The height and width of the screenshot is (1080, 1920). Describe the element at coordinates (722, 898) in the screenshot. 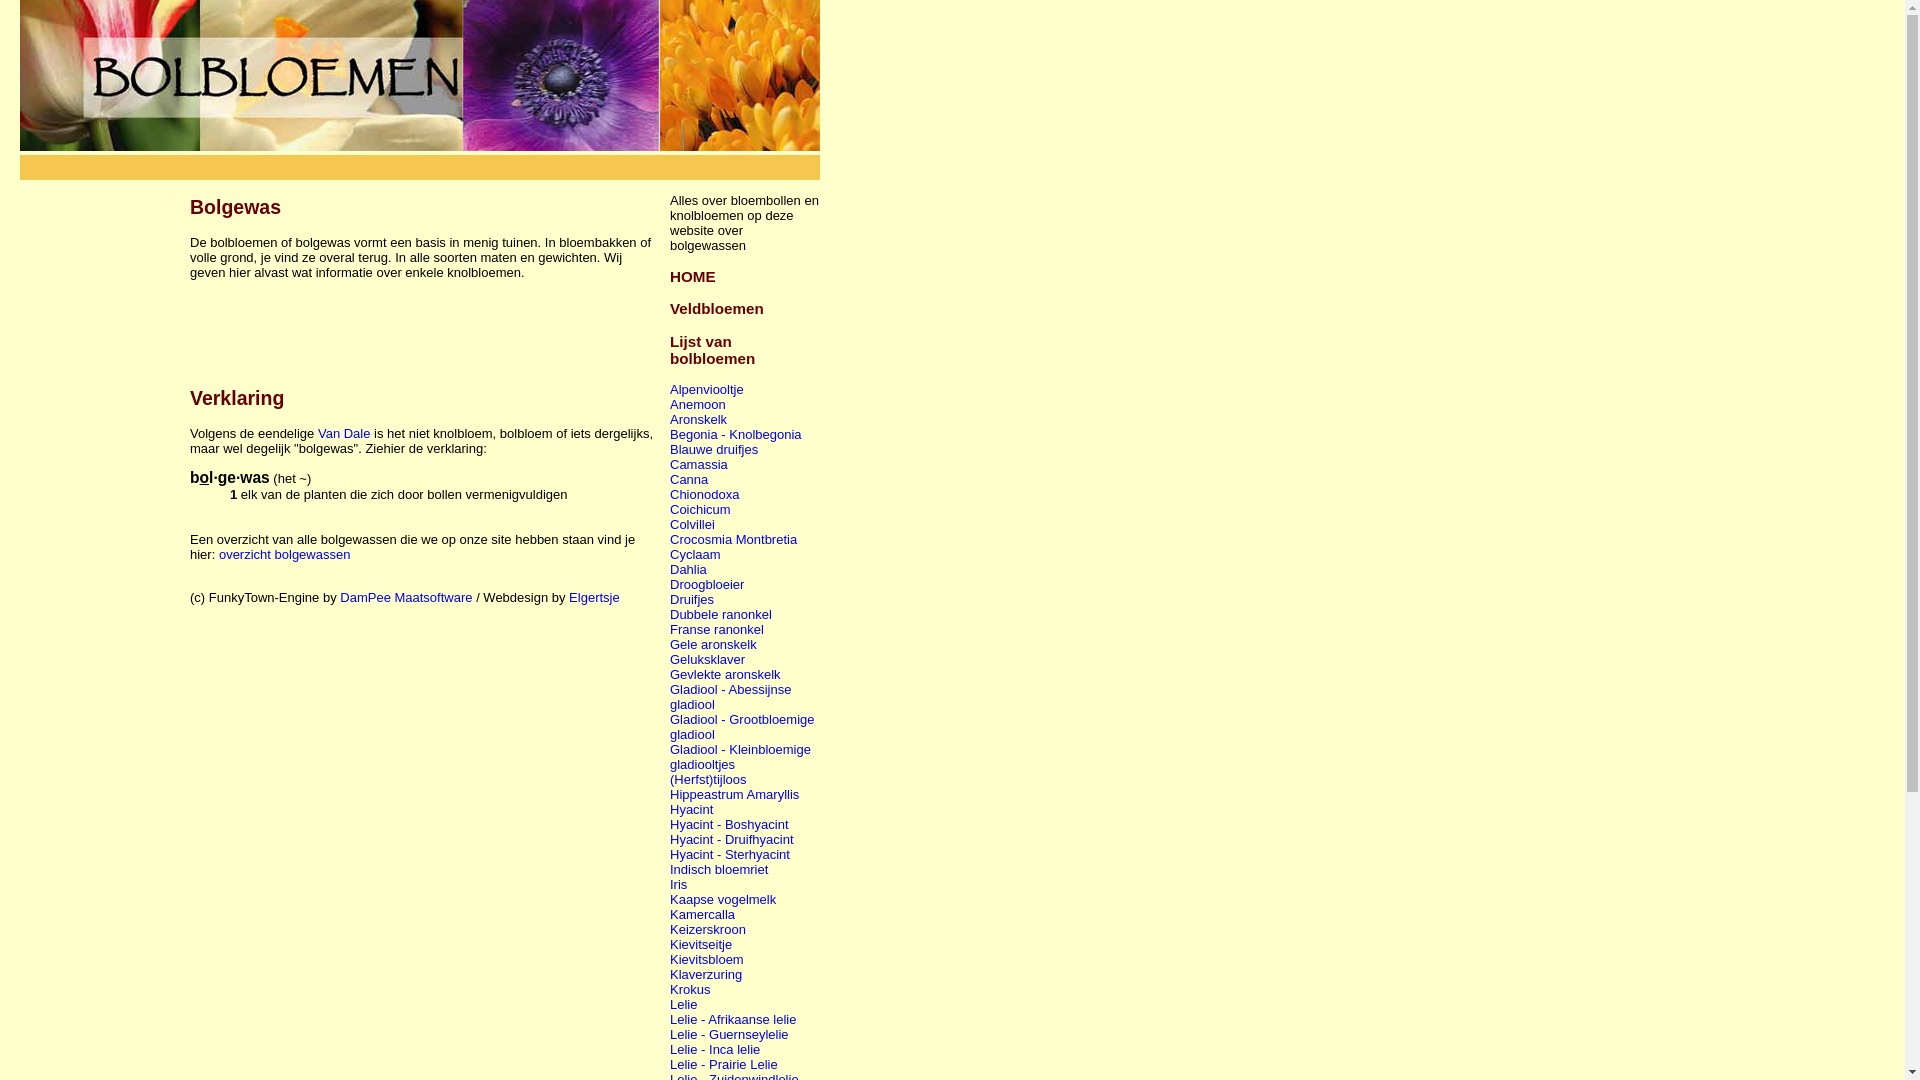

I see `'Kaapse vogelmelk'` at that location.